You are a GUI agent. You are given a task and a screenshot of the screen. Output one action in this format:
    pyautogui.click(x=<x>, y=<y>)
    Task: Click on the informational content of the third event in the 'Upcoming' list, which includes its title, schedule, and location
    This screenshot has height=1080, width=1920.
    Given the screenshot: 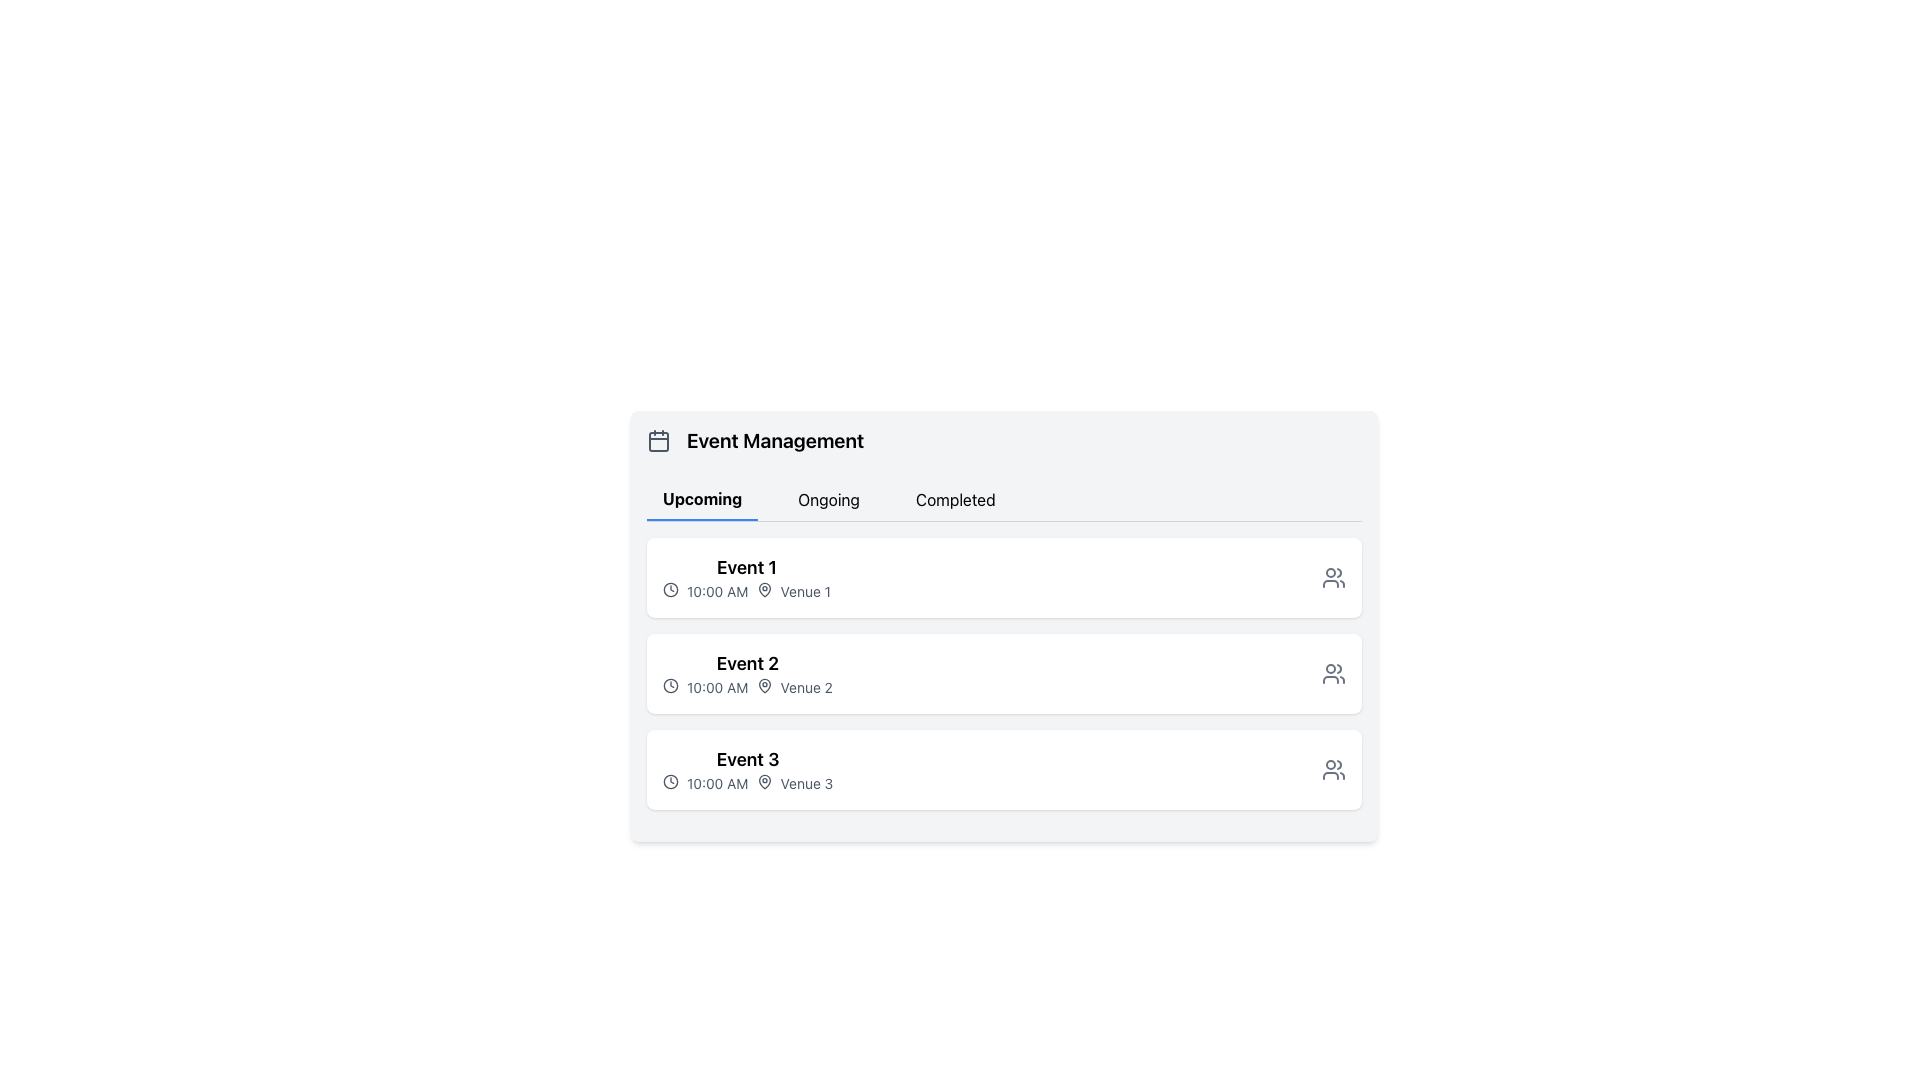 What is the action you would take?
    pyautogui.click(x=747, y=769)
    